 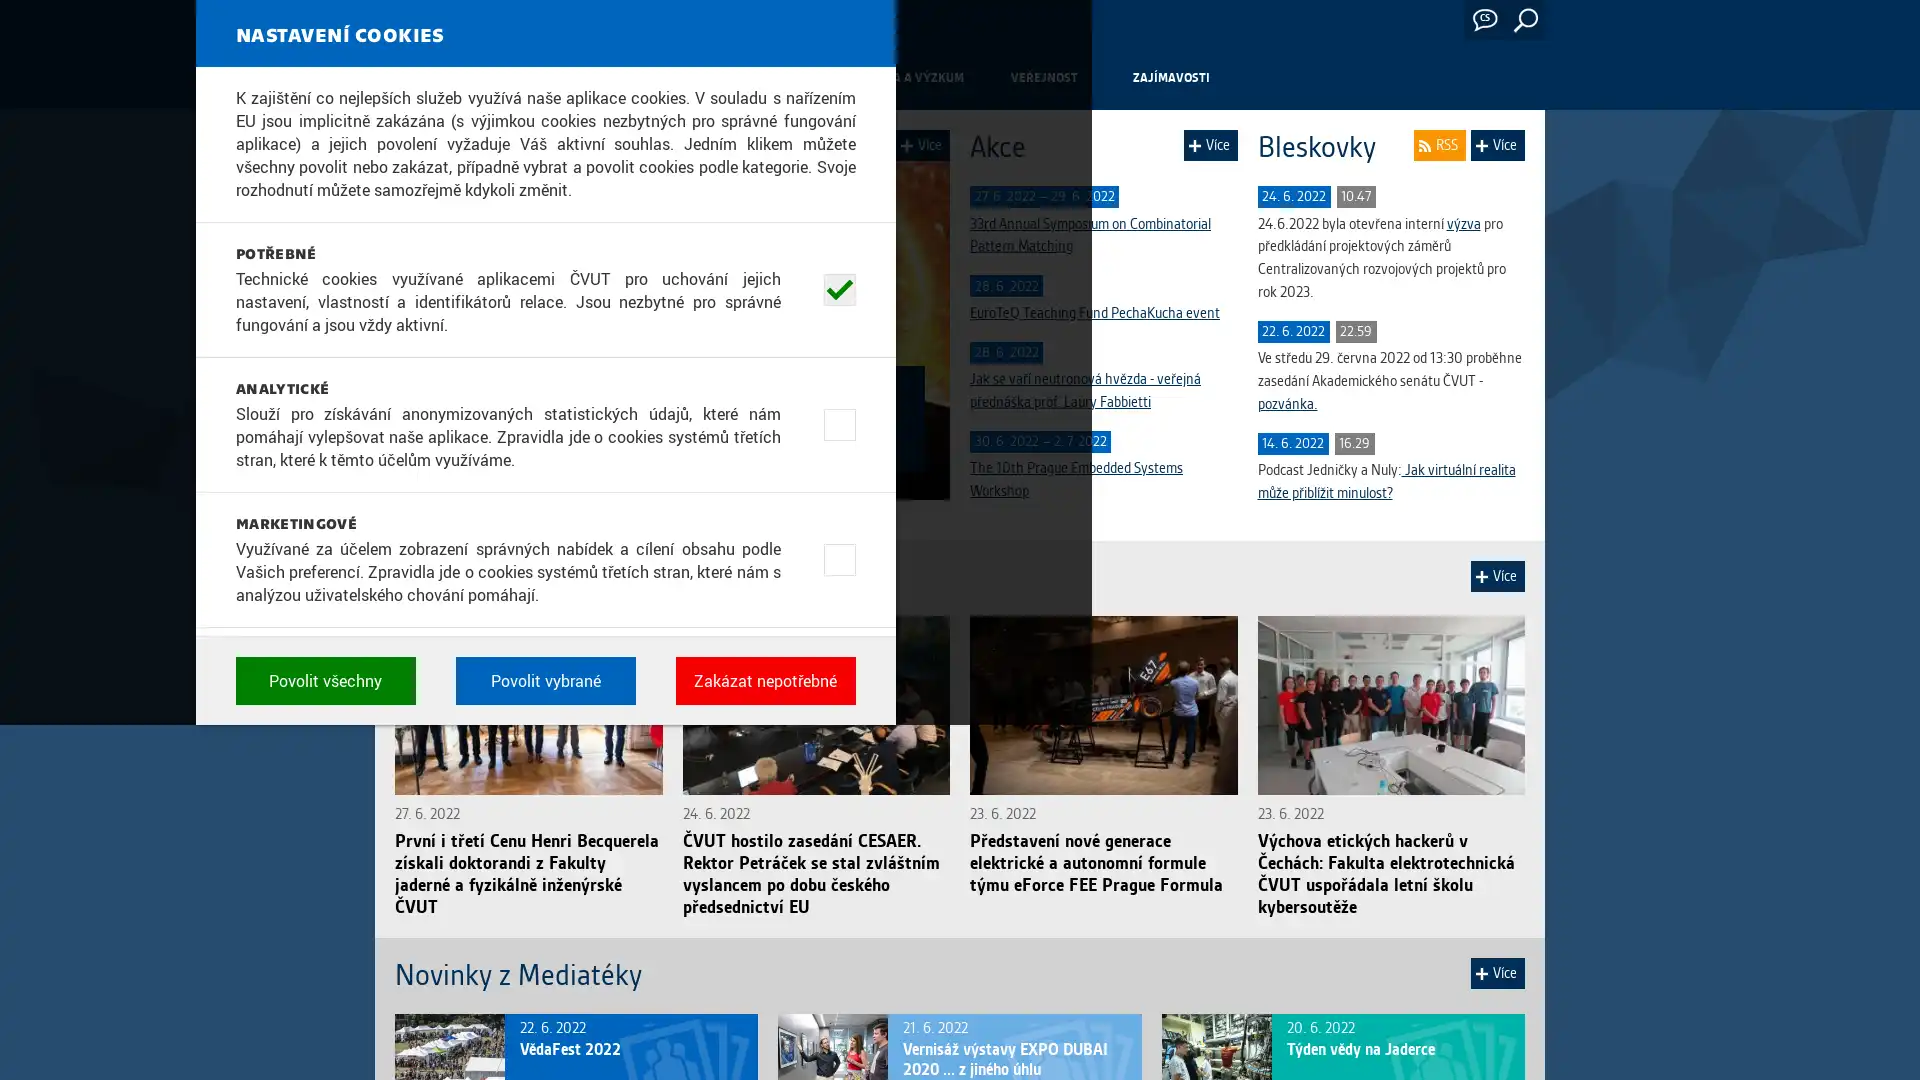 I want to click on Povolit vybrane, so click(x=960, y=985).